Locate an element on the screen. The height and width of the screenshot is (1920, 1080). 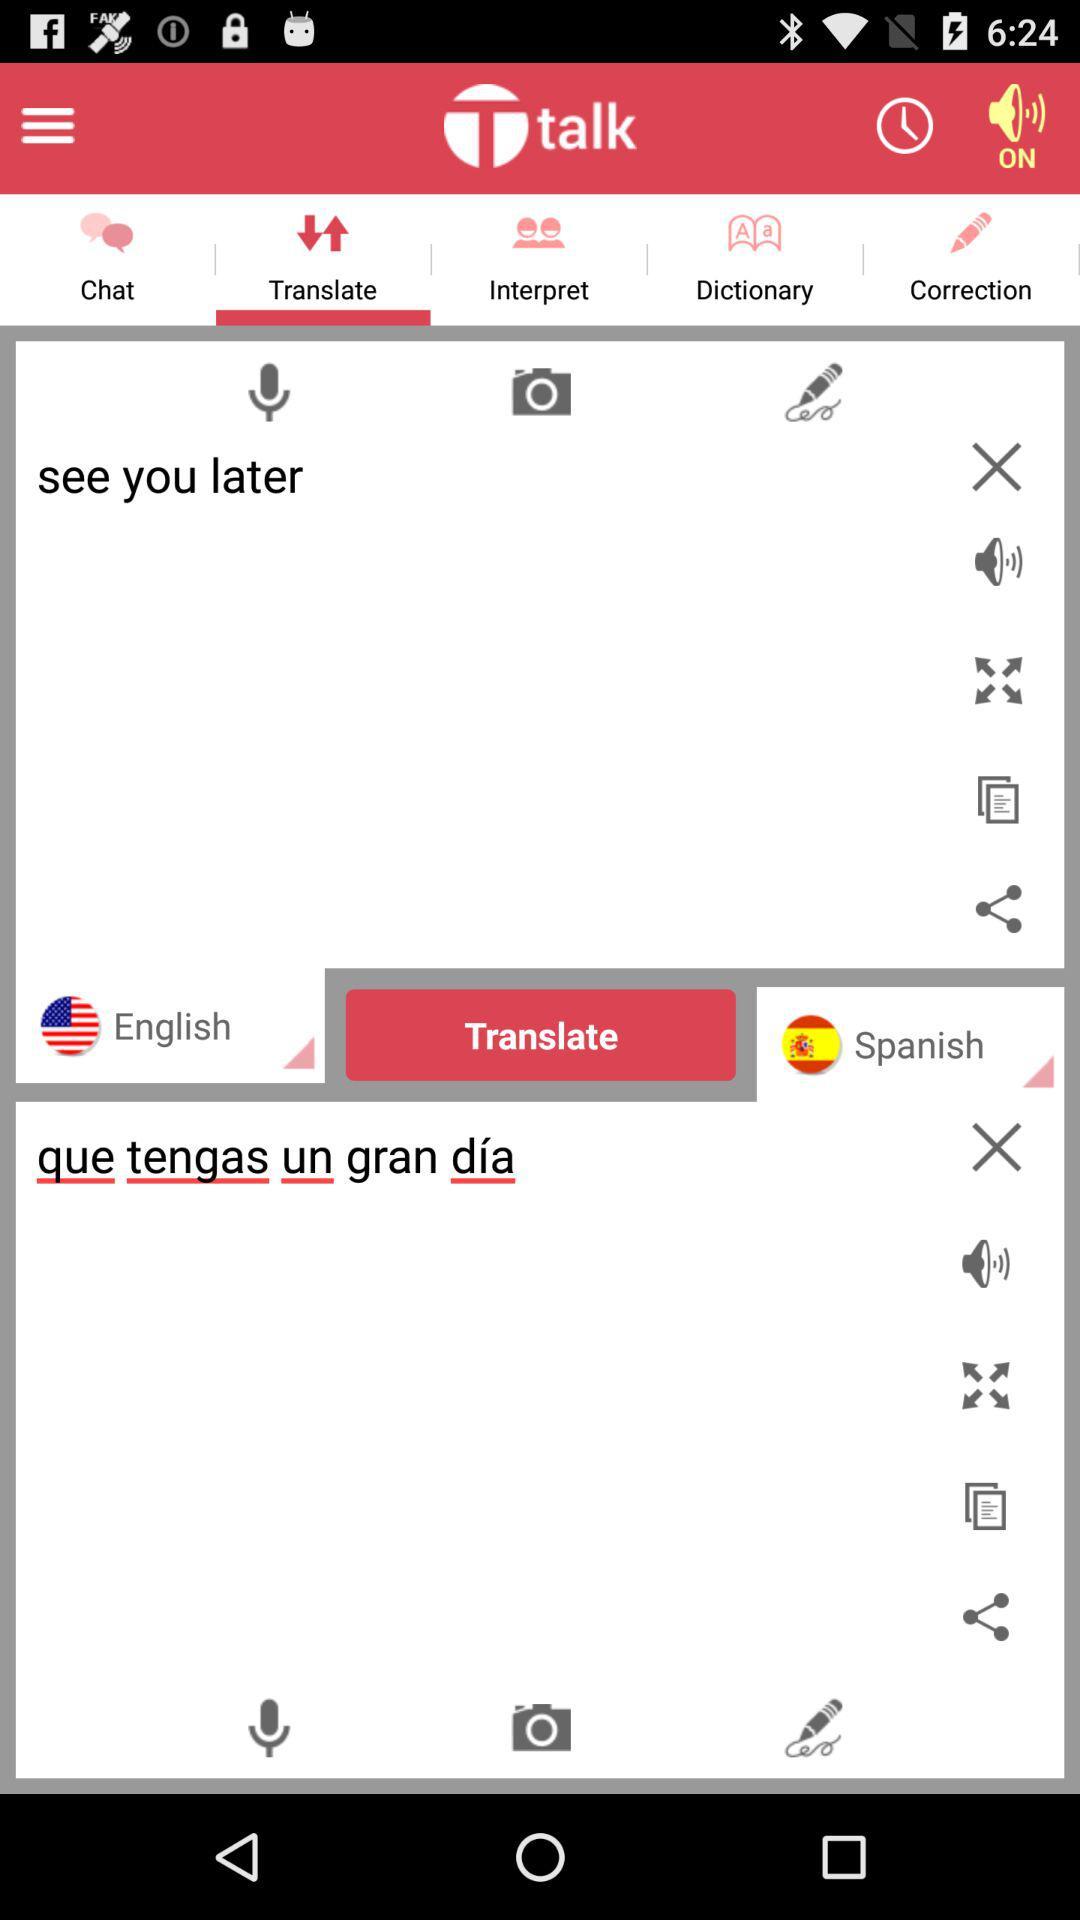
listen to translation is located at coordinates (990, 1252).